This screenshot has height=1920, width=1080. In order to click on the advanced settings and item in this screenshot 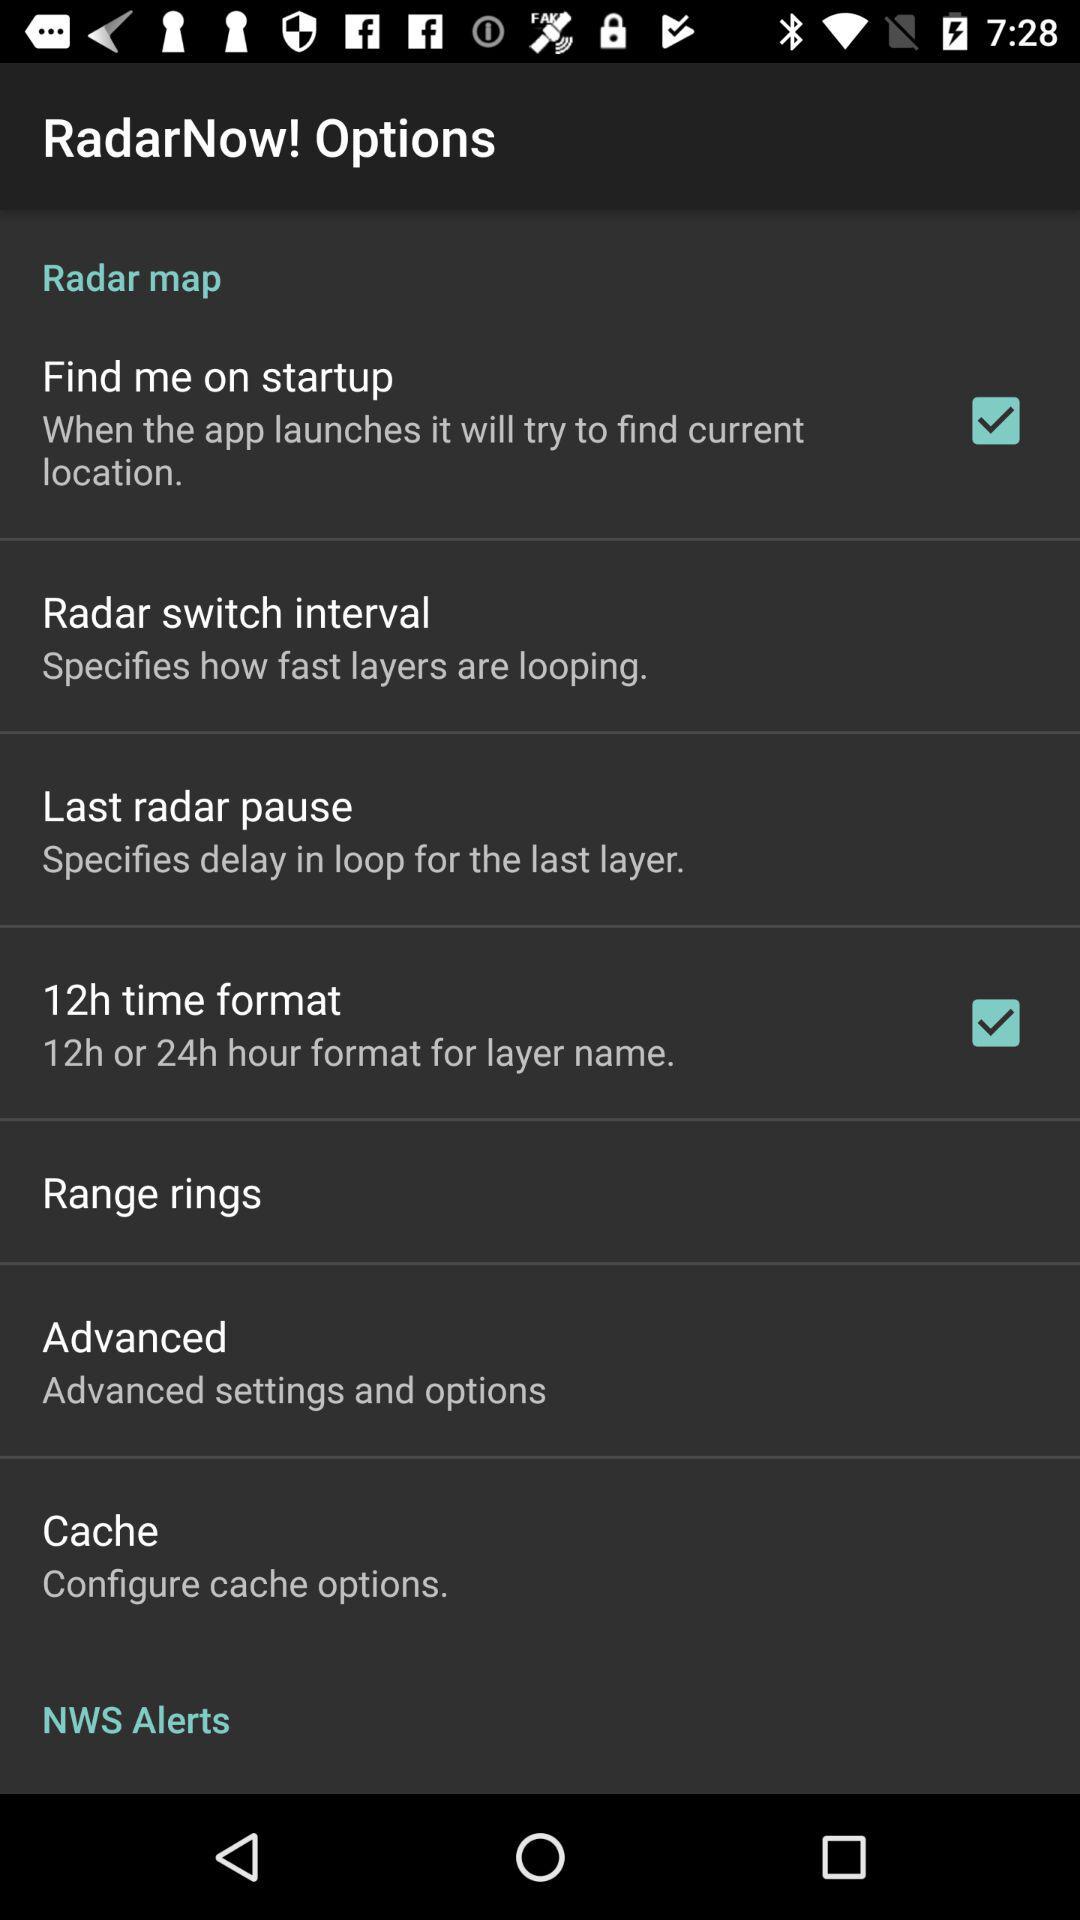, I will do `click(294, 1387)`.